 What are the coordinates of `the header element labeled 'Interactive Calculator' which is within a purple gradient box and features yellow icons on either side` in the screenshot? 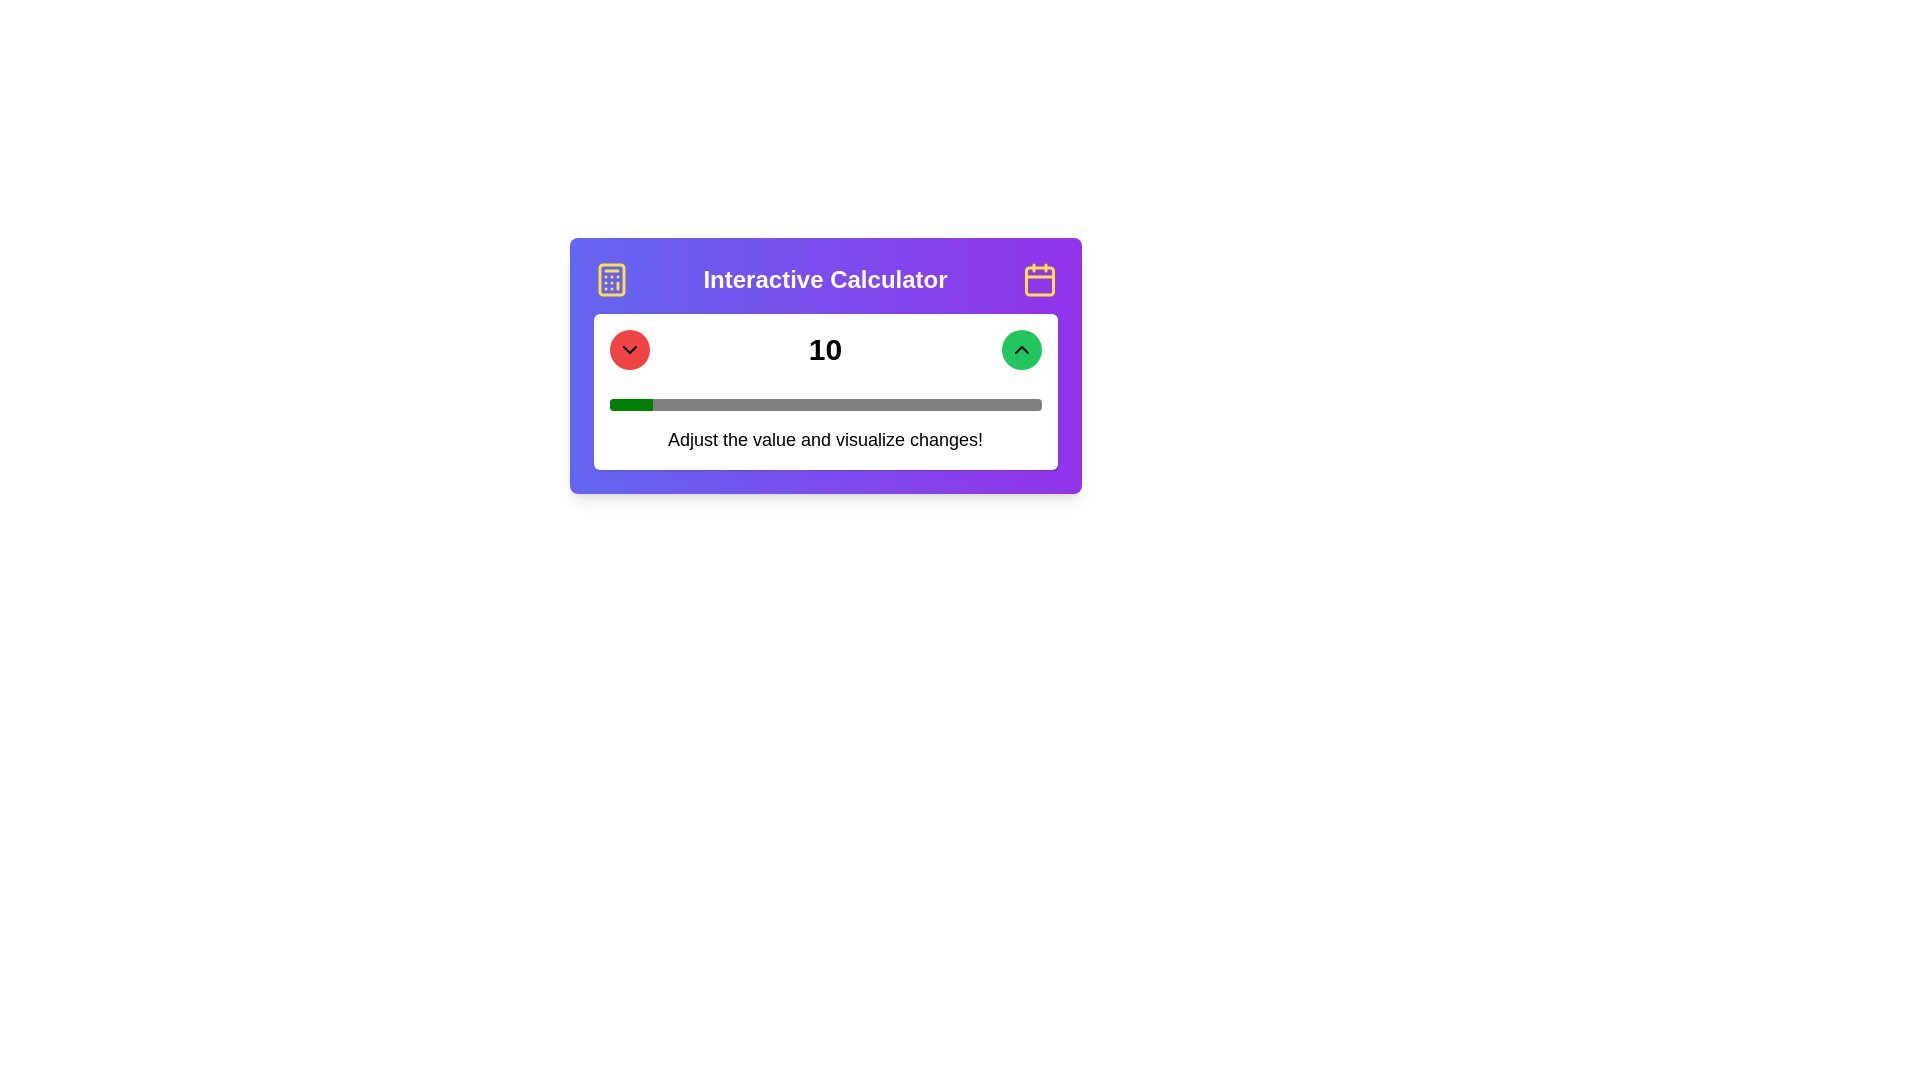 It's located at (825, 280).